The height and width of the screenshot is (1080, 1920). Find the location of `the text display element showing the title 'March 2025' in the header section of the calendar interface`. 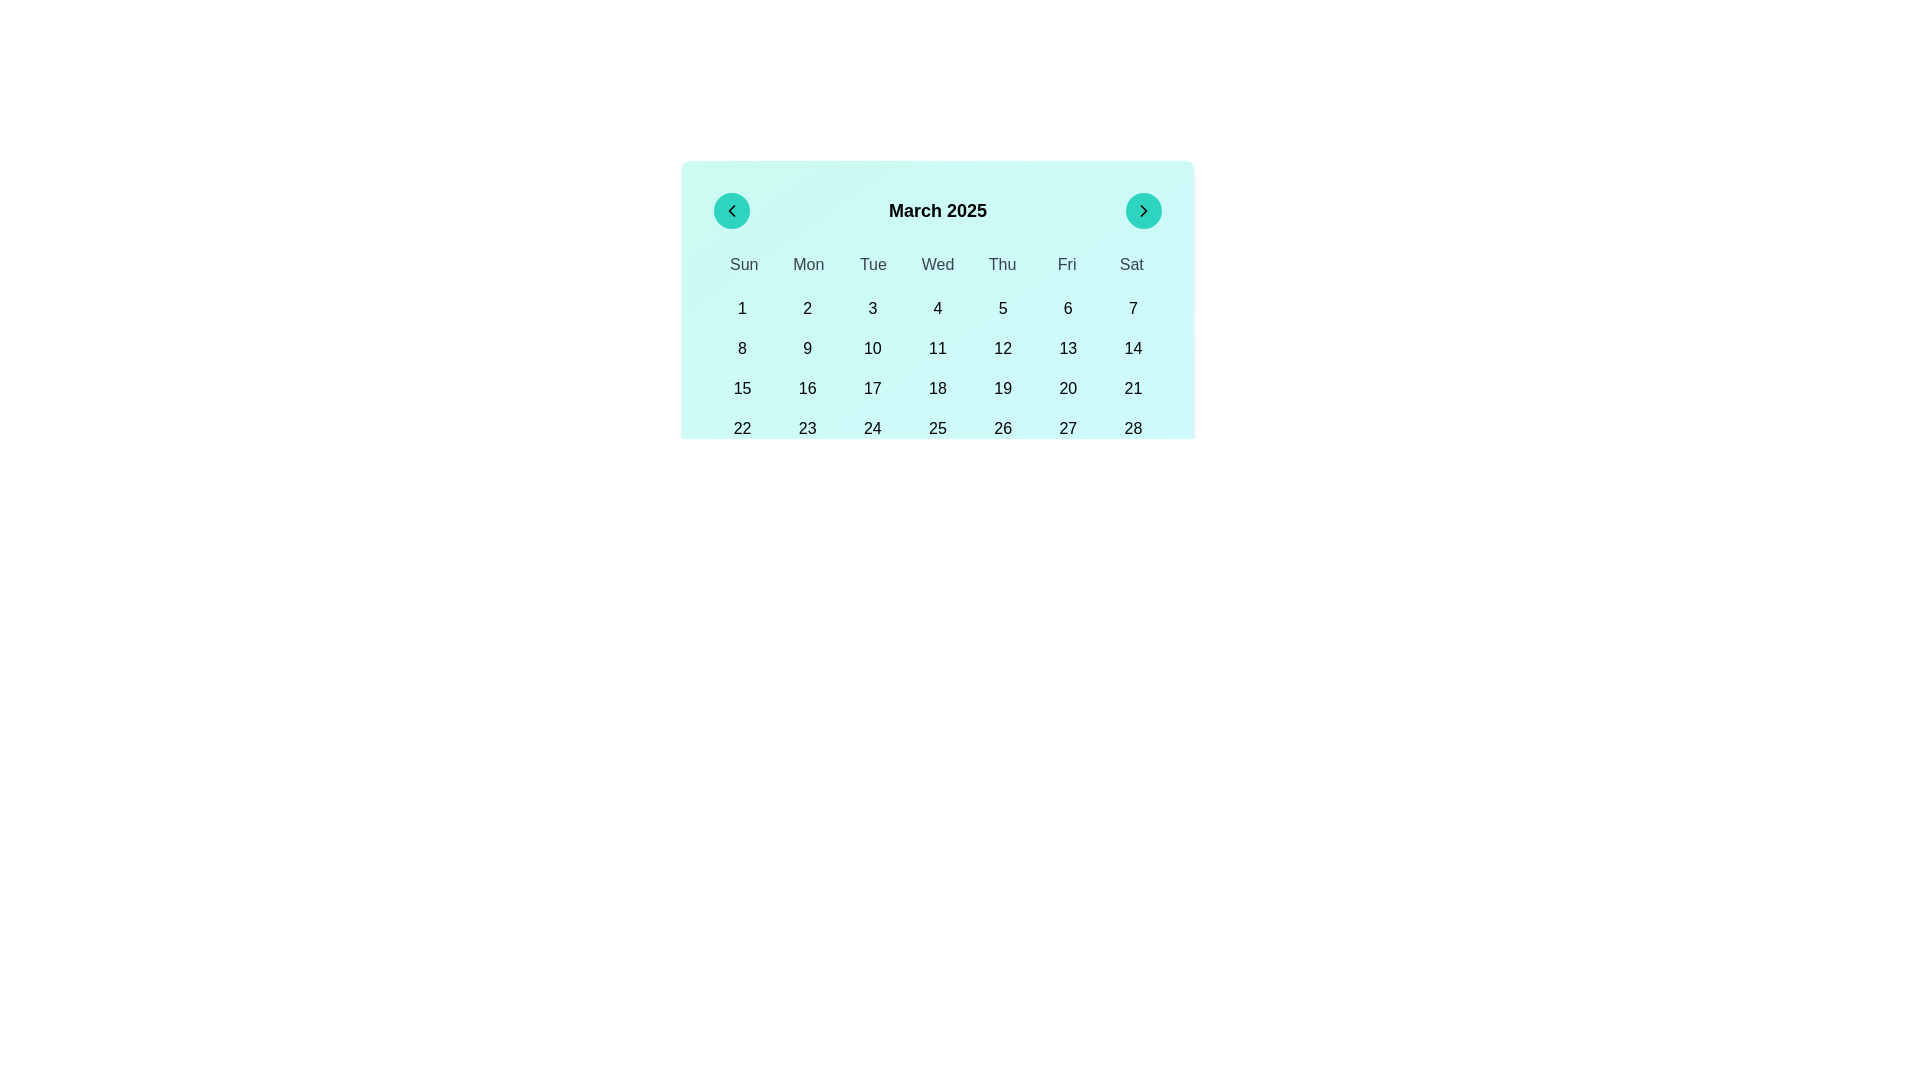

the text display element showing the title 'March 2025' in the header section of the calendar interface is located at coordinates (936, 211).